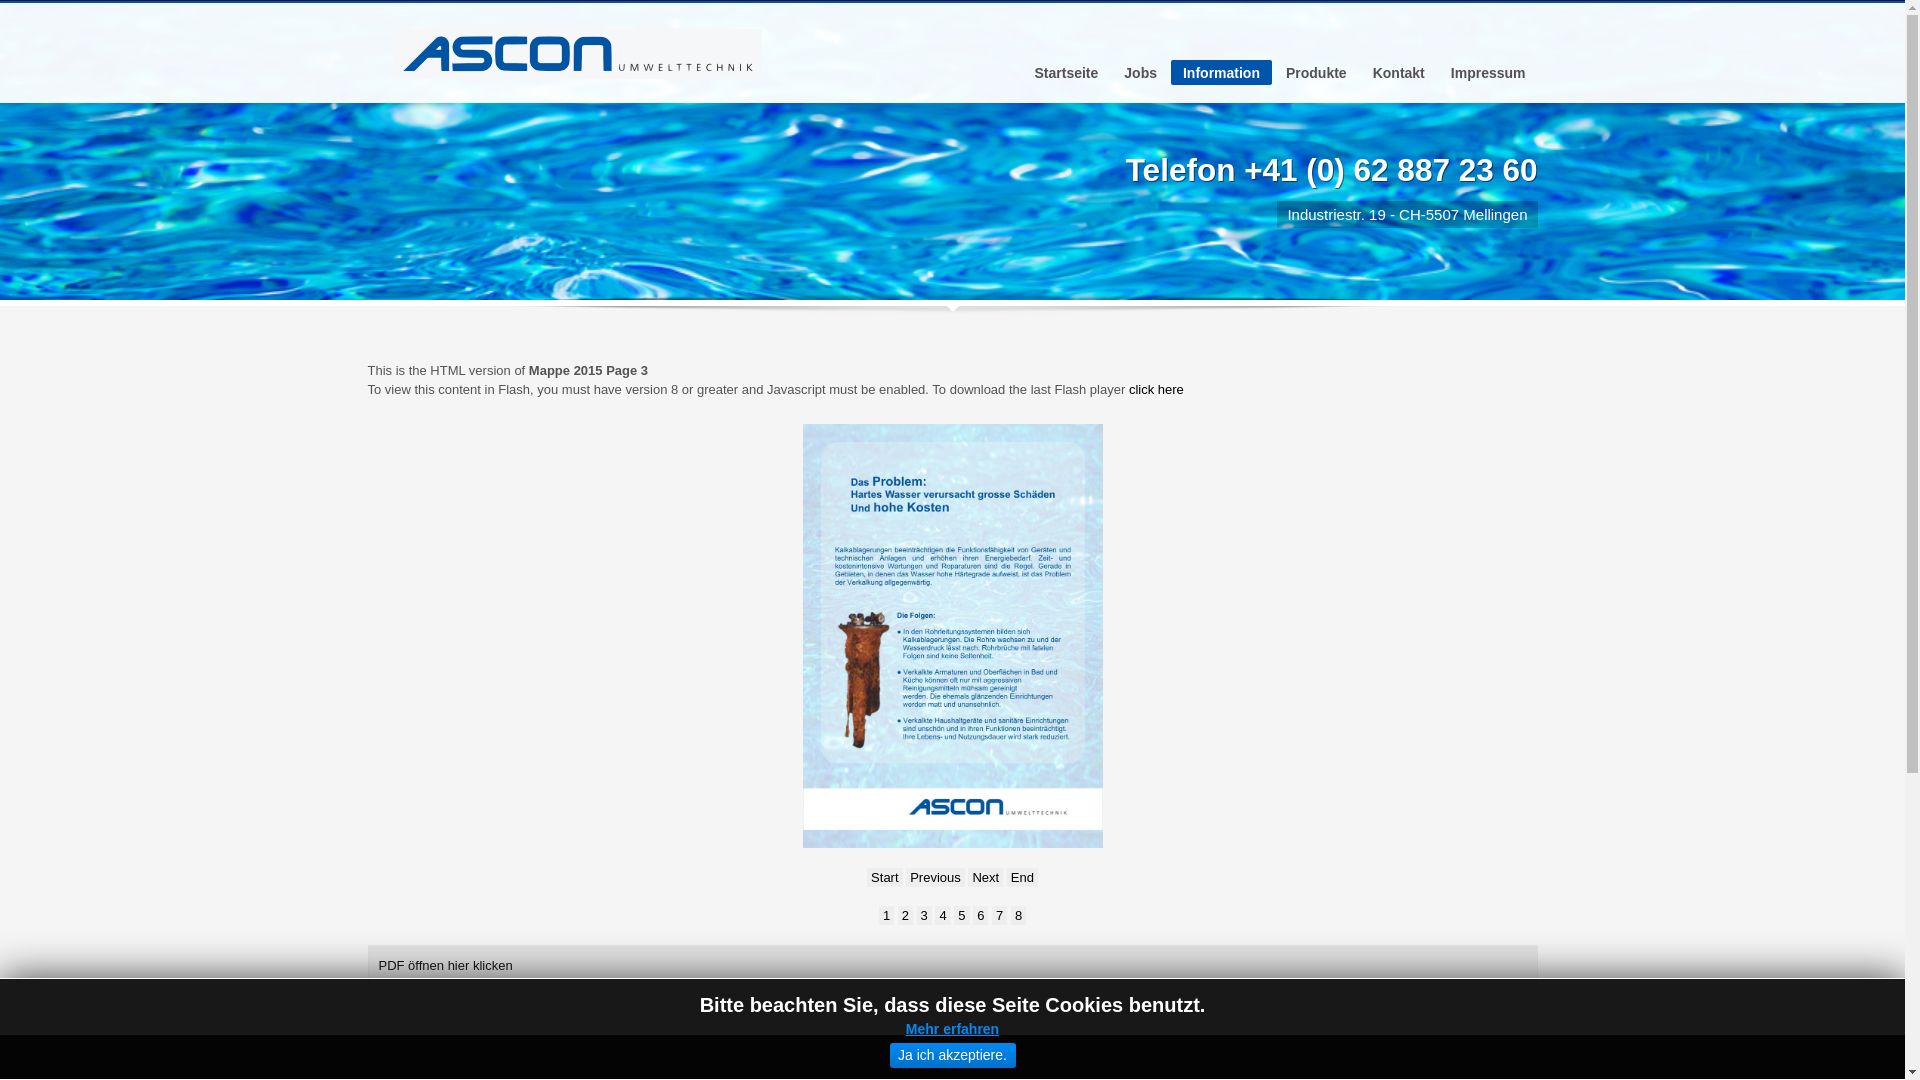  What do you see at coordinates (923, 915) in the screenshot?
I see `'3'` at bounding box center [923, 915].